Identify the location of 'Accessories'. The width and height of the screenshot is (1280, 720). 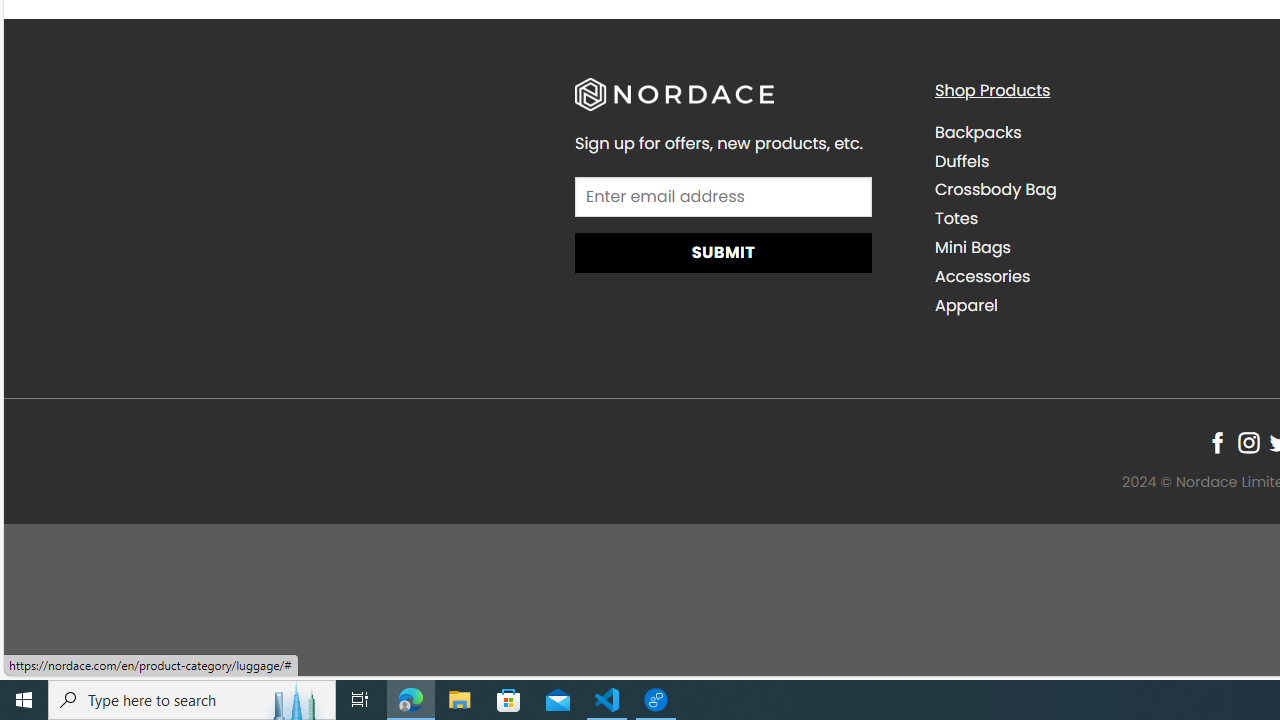
(982, 276).